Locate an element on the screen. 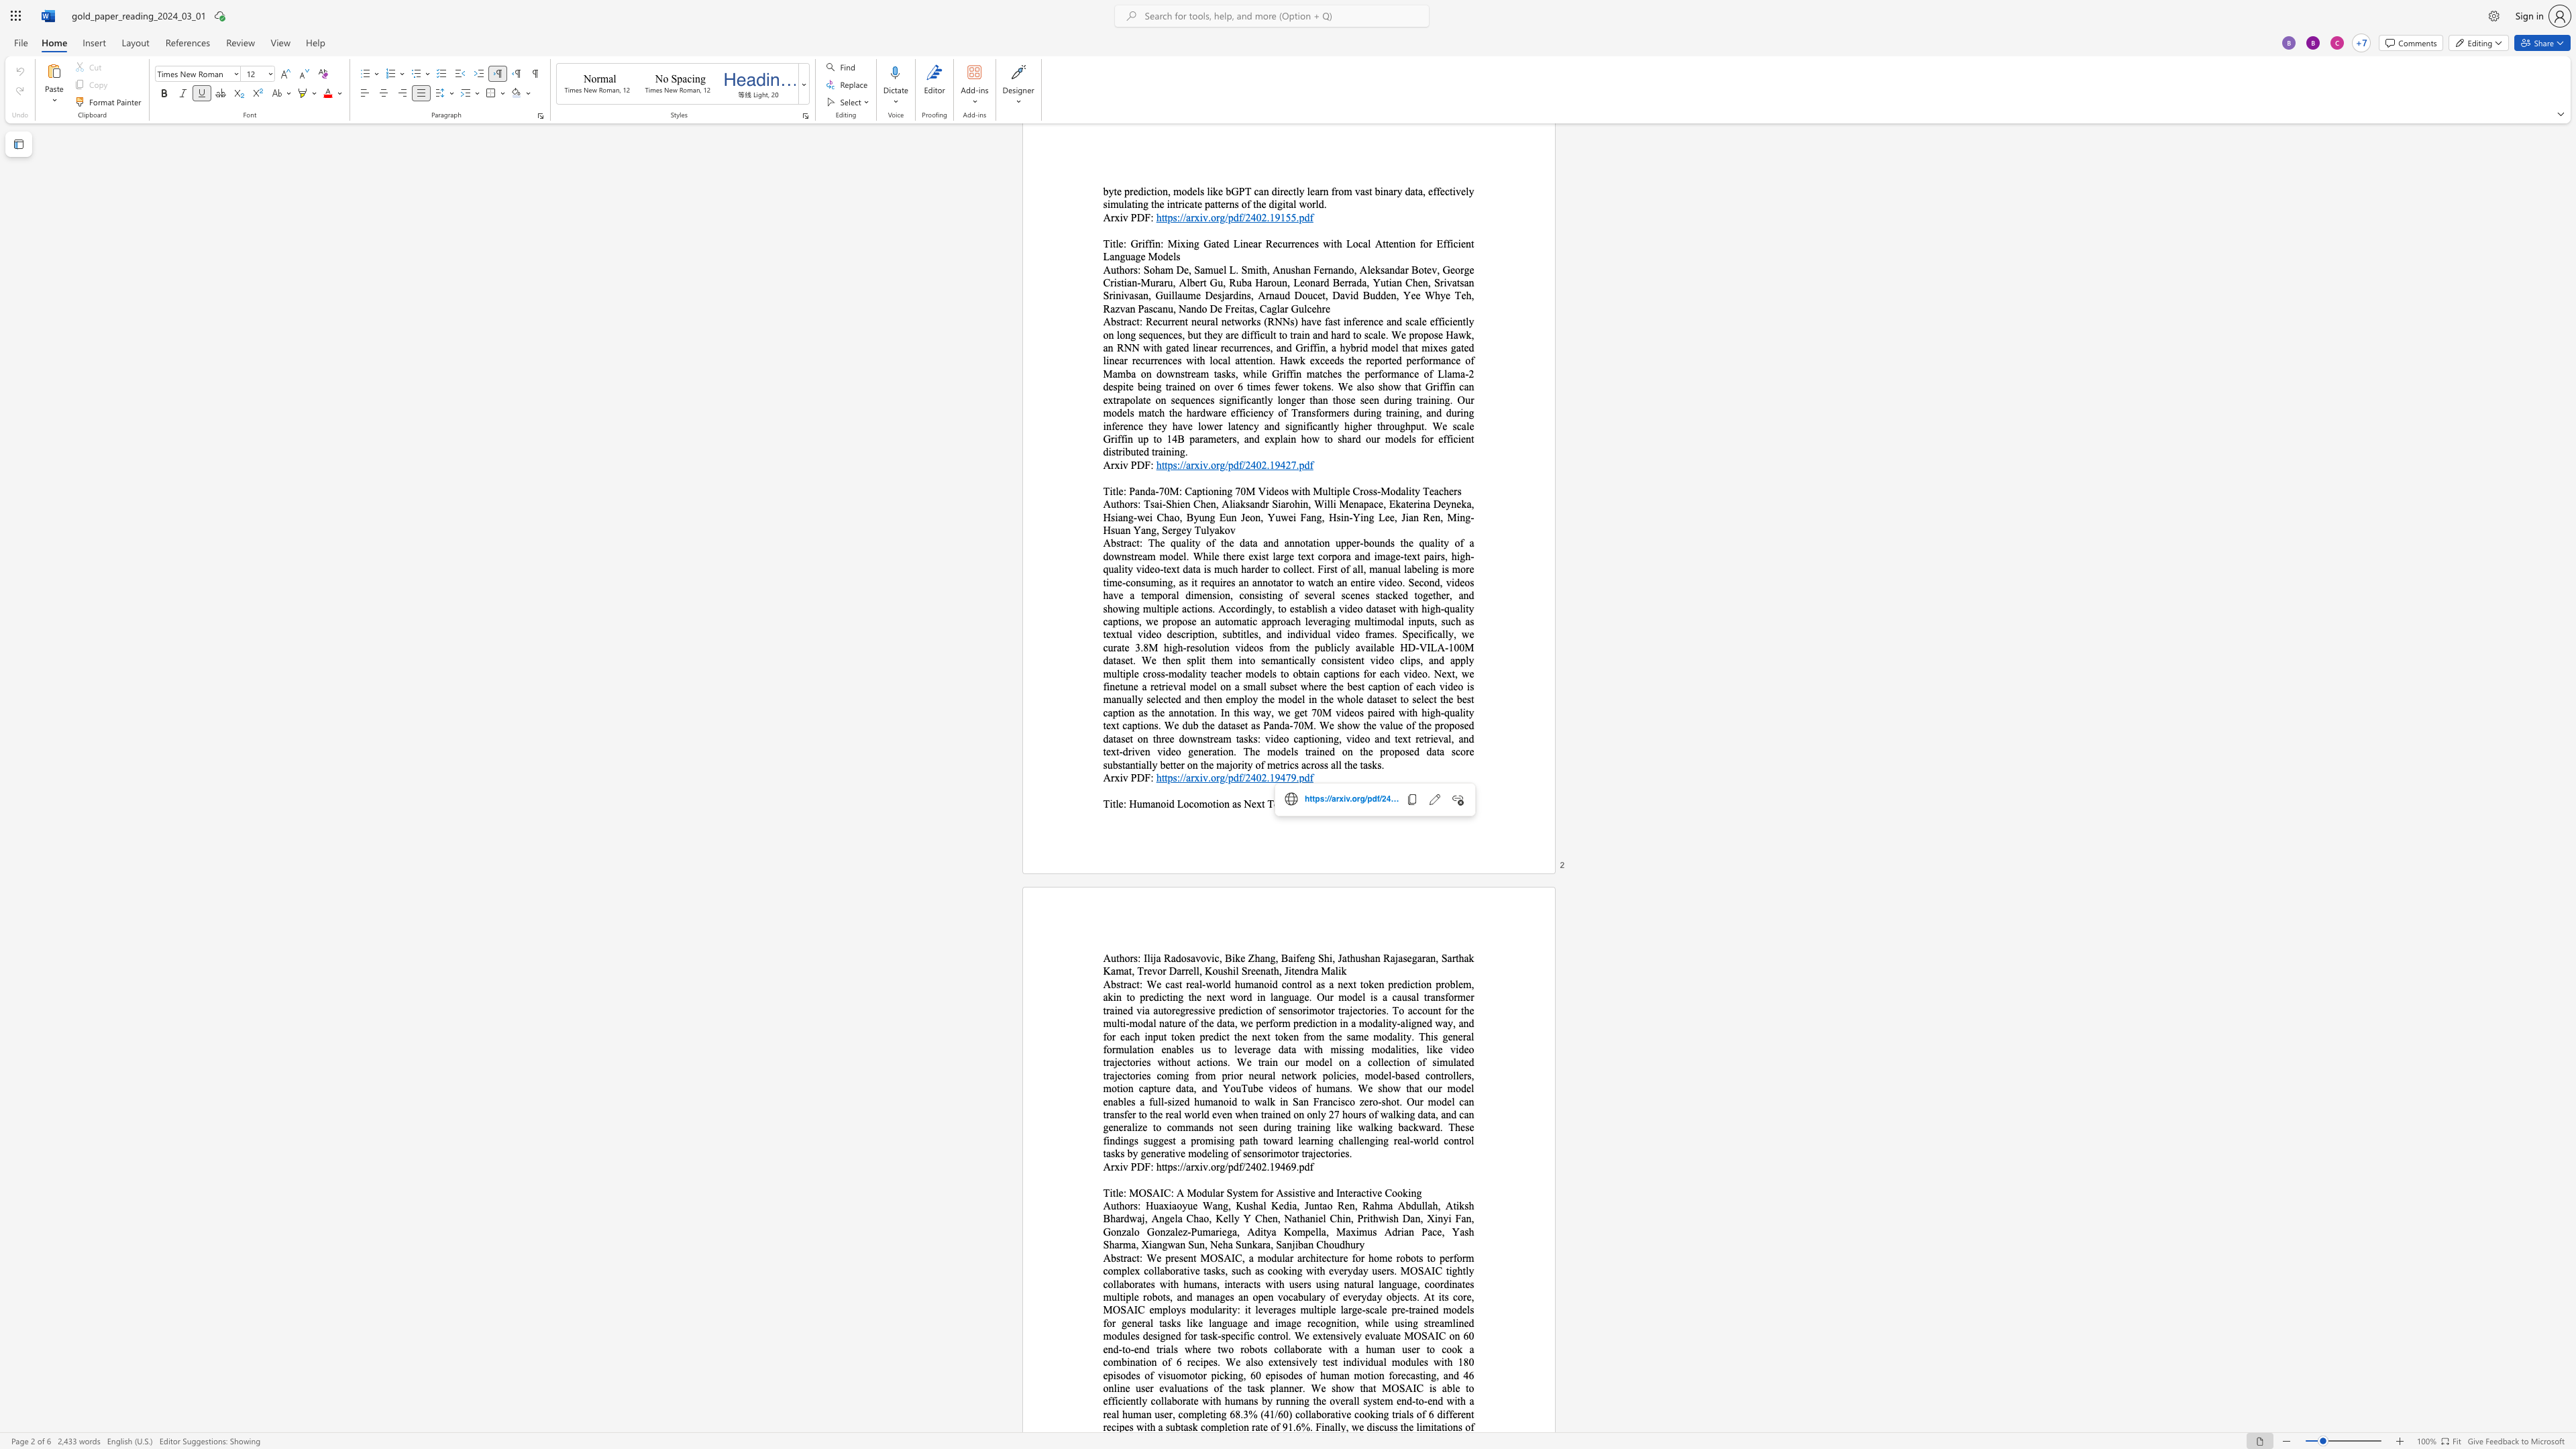 The image size is (2576, 1449). the space between the continuous character "l" and "l" in the text is located at coordinates (1196, 969).